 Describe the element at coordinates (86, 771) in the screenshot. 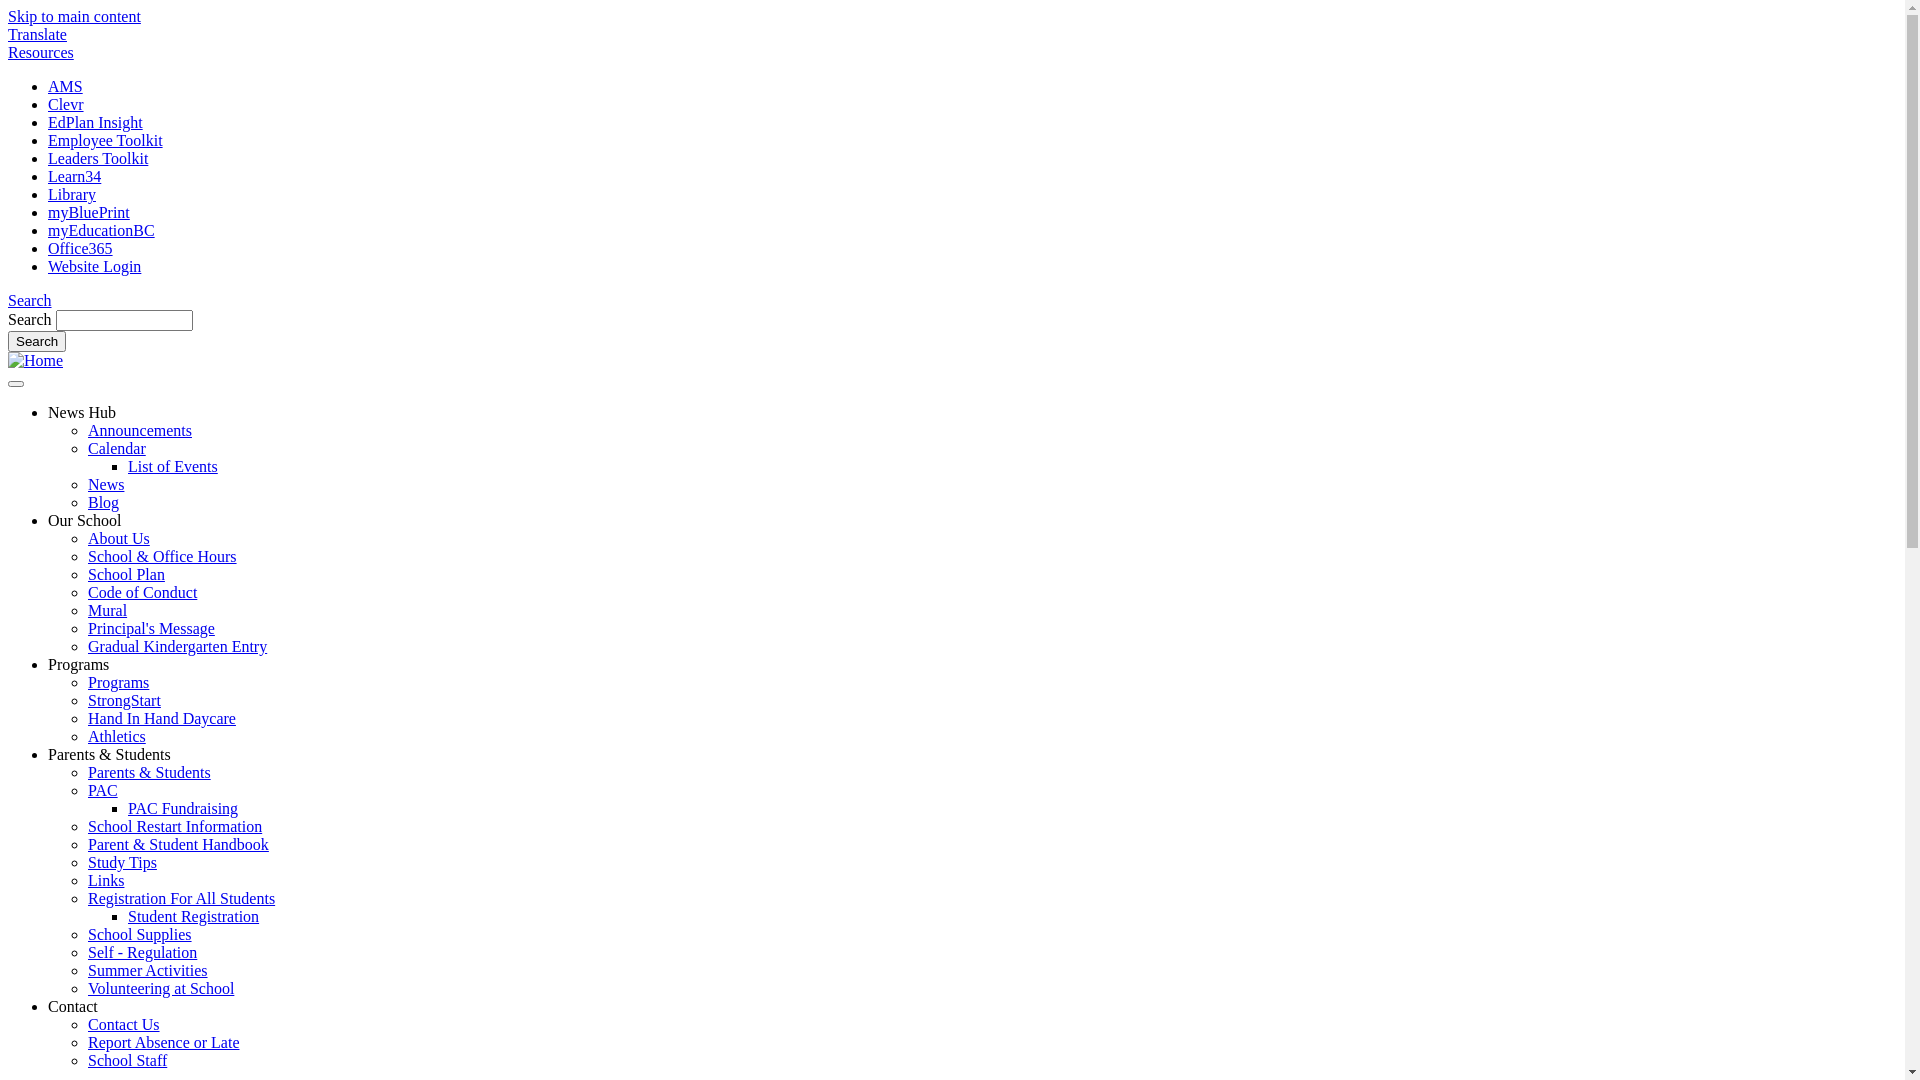

I see `'Parents & Students'` at that location.